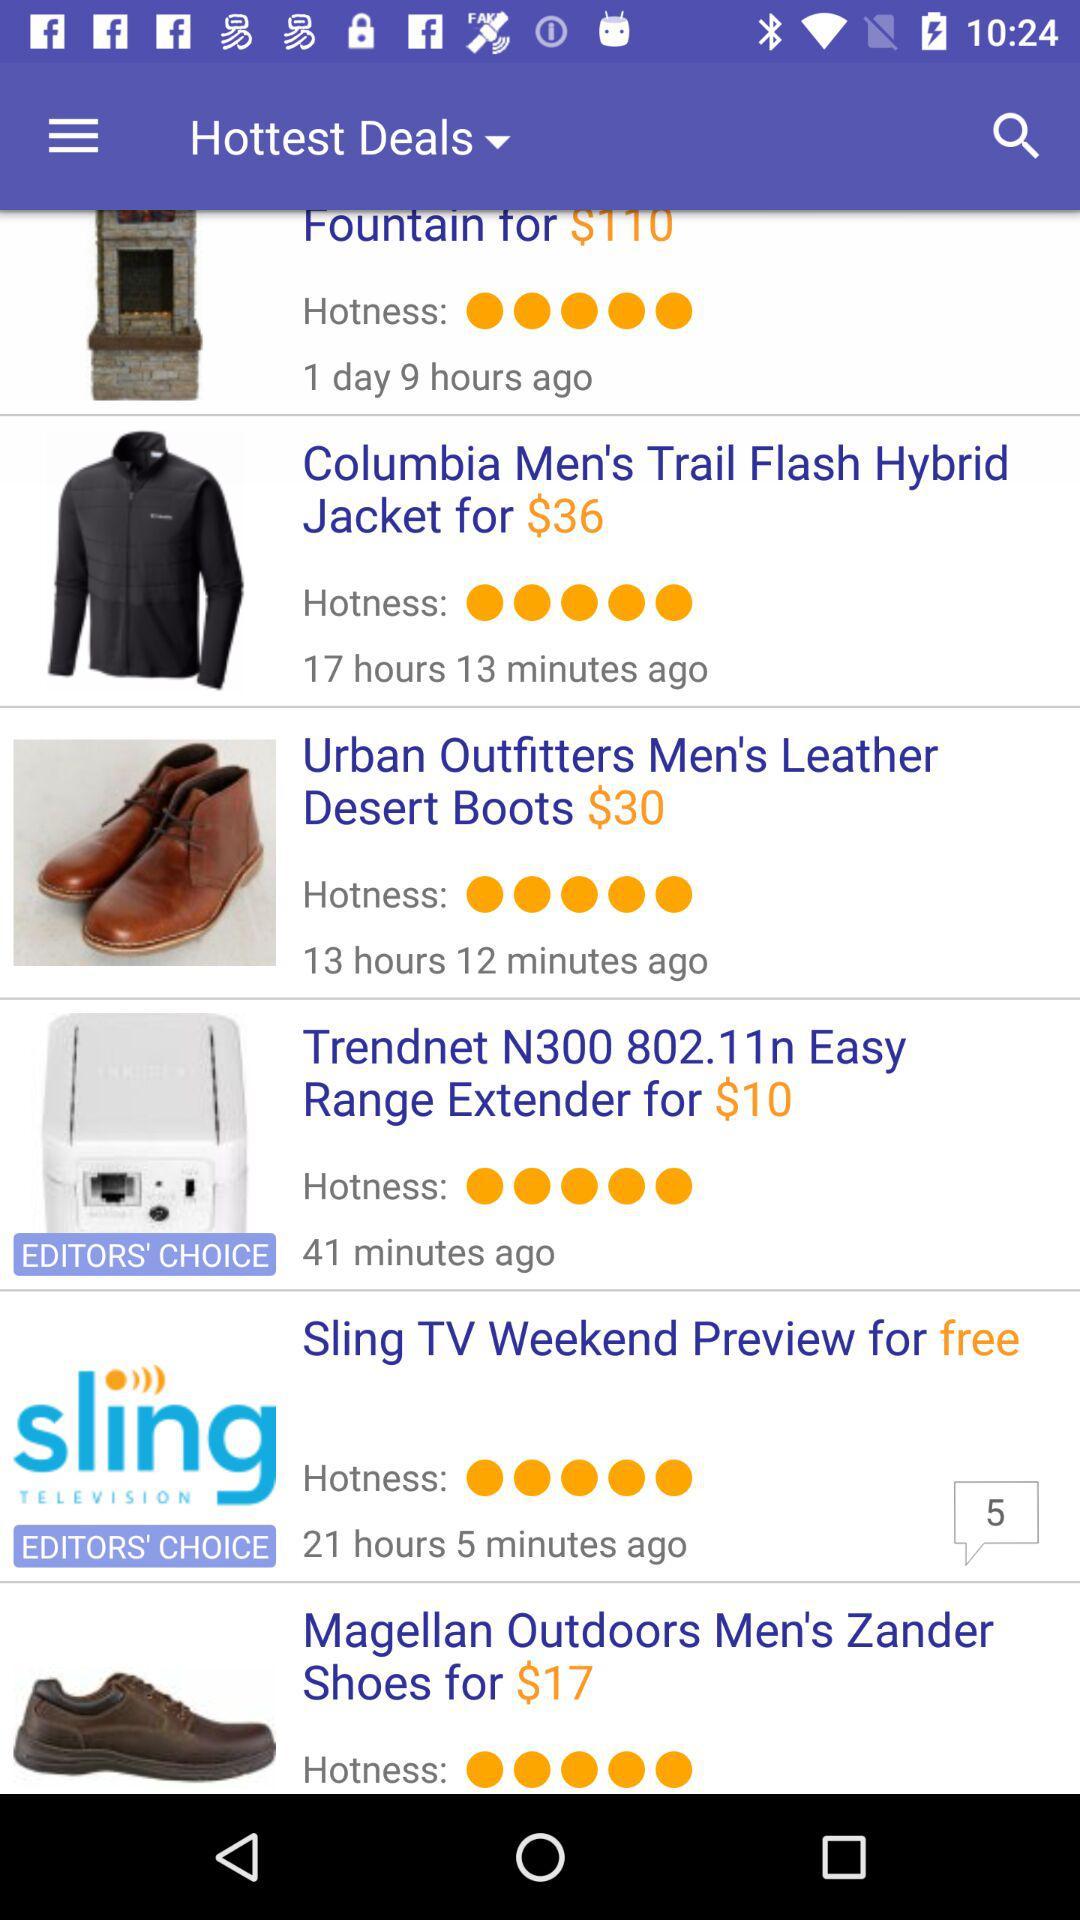 The image size is (1080, 1920). What do you see at coordinates (72, 135) in the screenshot?
I see `menu button` at bounding box center [72, 135].